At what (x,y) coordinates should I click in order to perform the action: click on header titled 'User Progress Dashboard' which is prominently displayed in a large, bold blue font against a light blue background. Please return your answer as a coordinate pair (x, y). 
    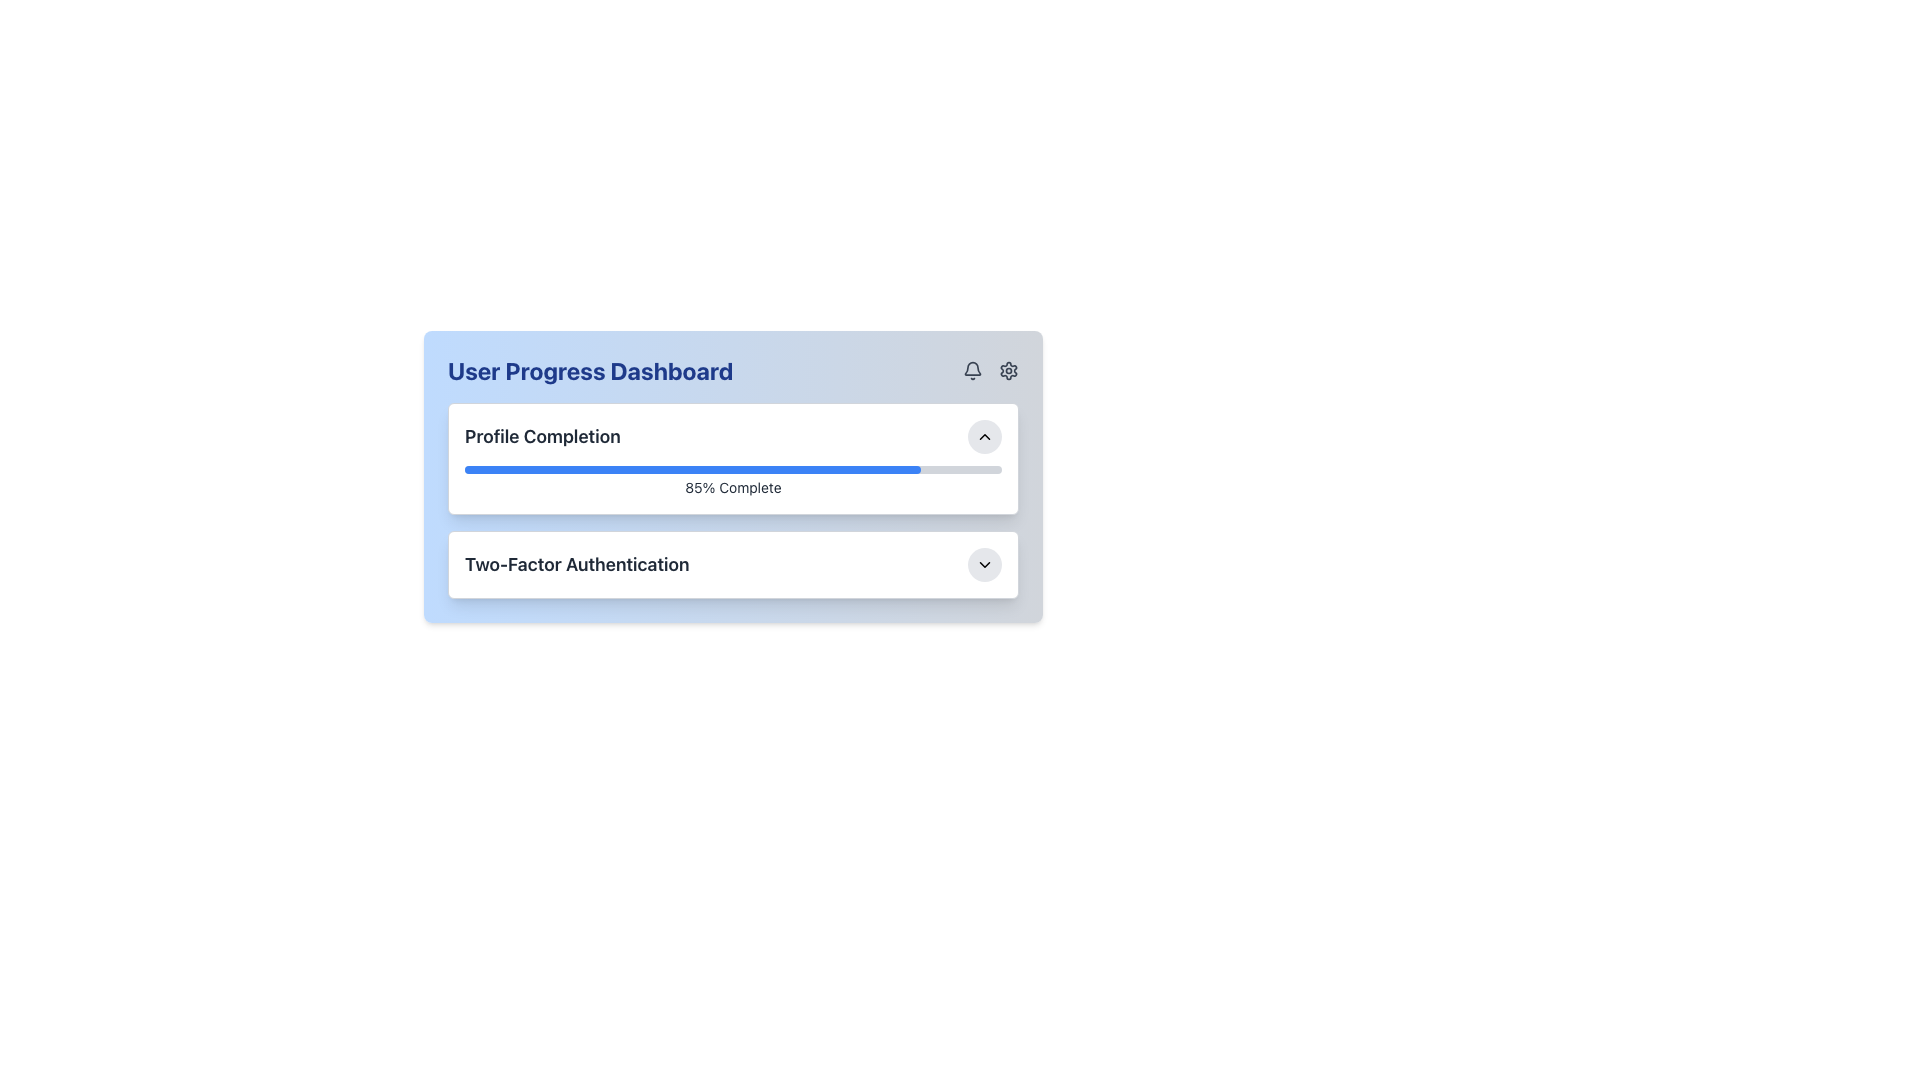
    Looking at the image, I should click on (589, 370).